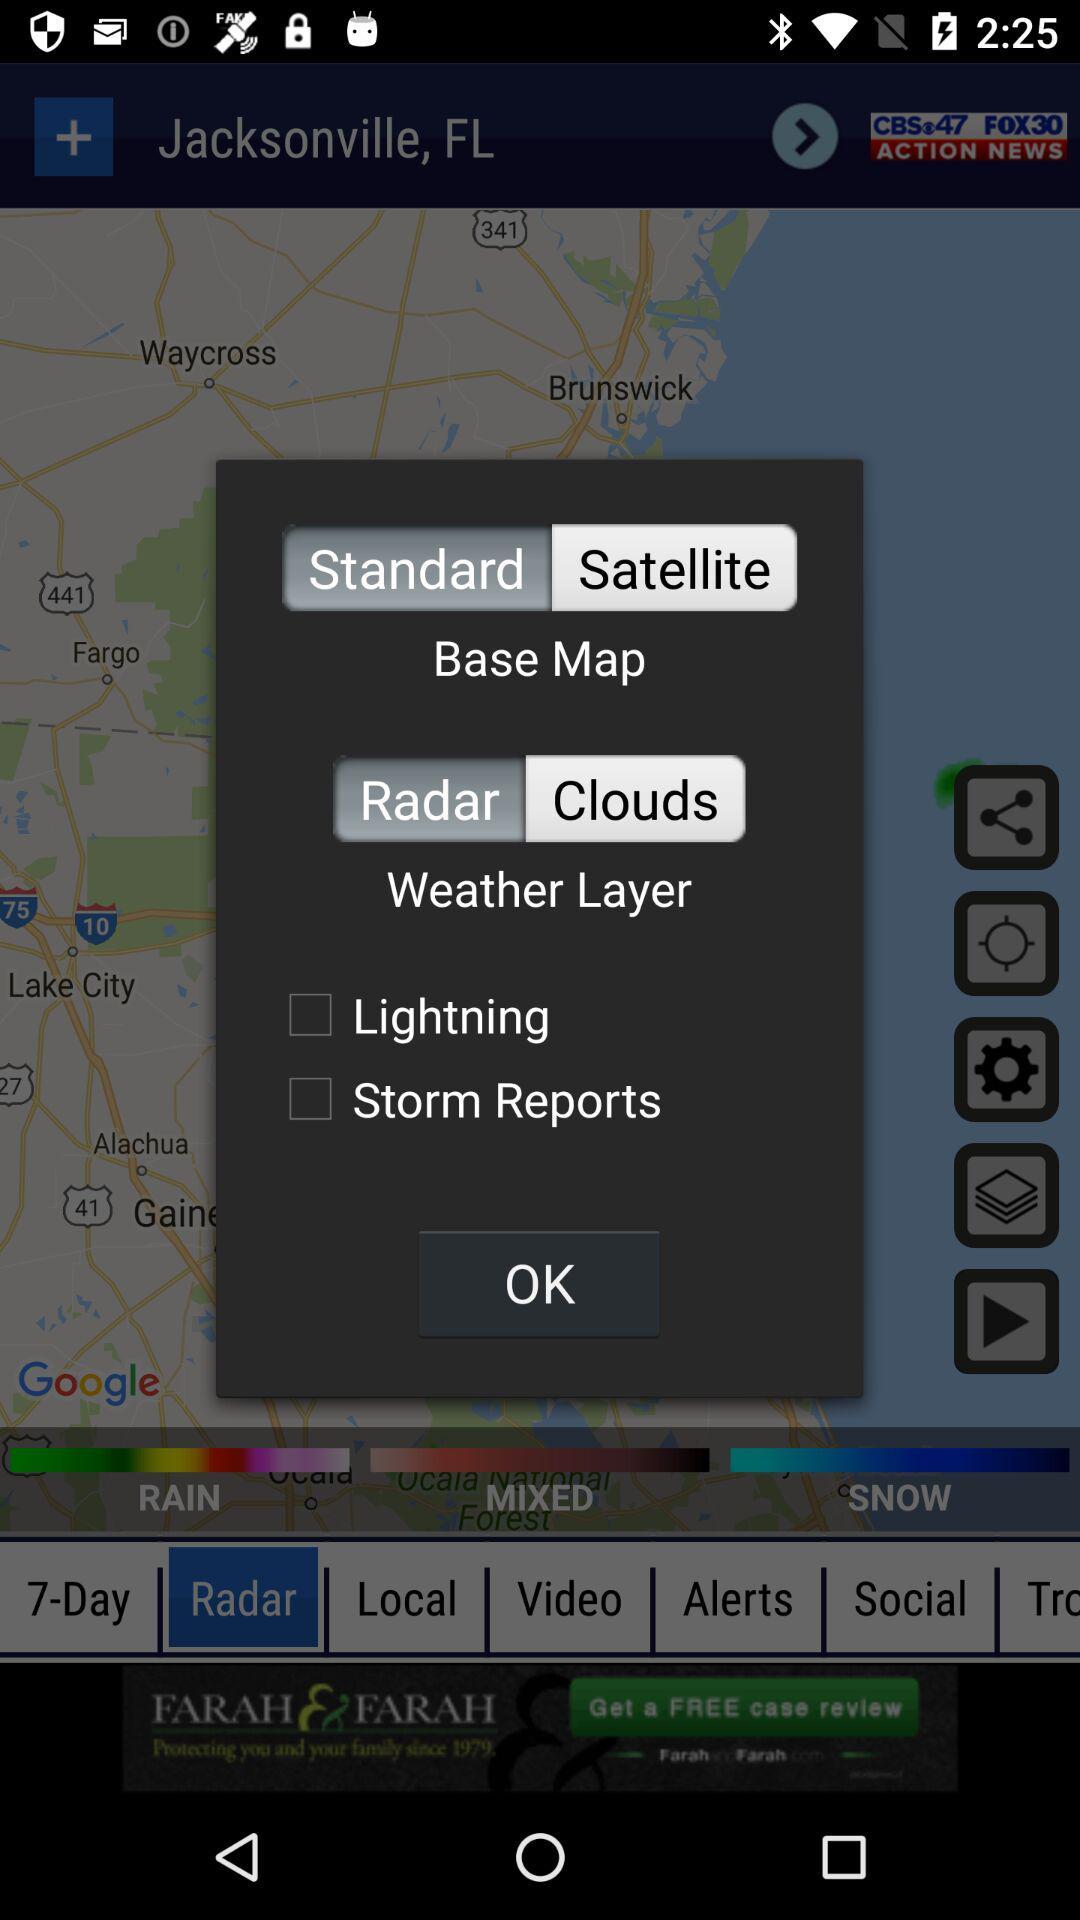 Image resolution: width=1080 pixels, height=1920 pixels. Describe the element at coordinates (465, 1097) in the screenshot. I see `storm reports` at that location.